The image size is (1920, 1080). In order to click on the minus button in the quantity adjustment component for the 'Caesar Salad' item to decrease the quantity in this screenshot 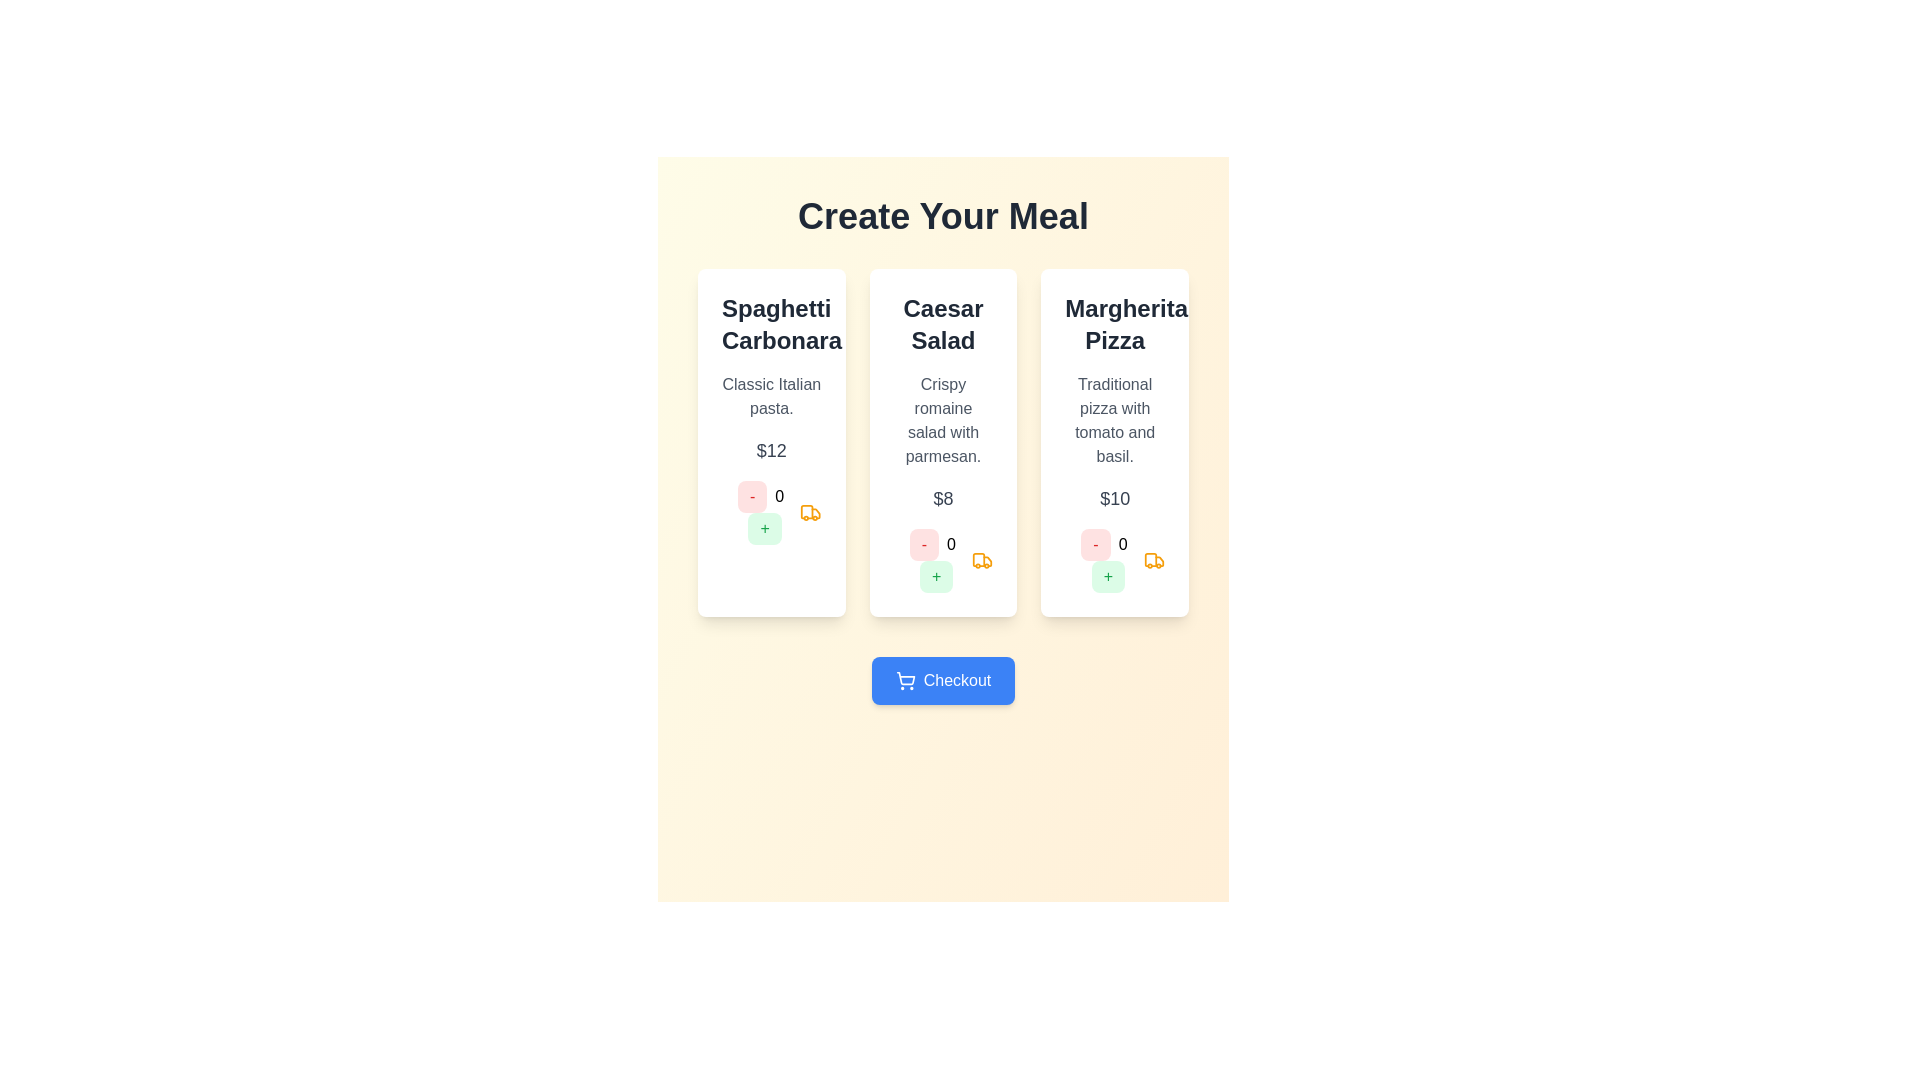, I will do `click(931, 560)`.